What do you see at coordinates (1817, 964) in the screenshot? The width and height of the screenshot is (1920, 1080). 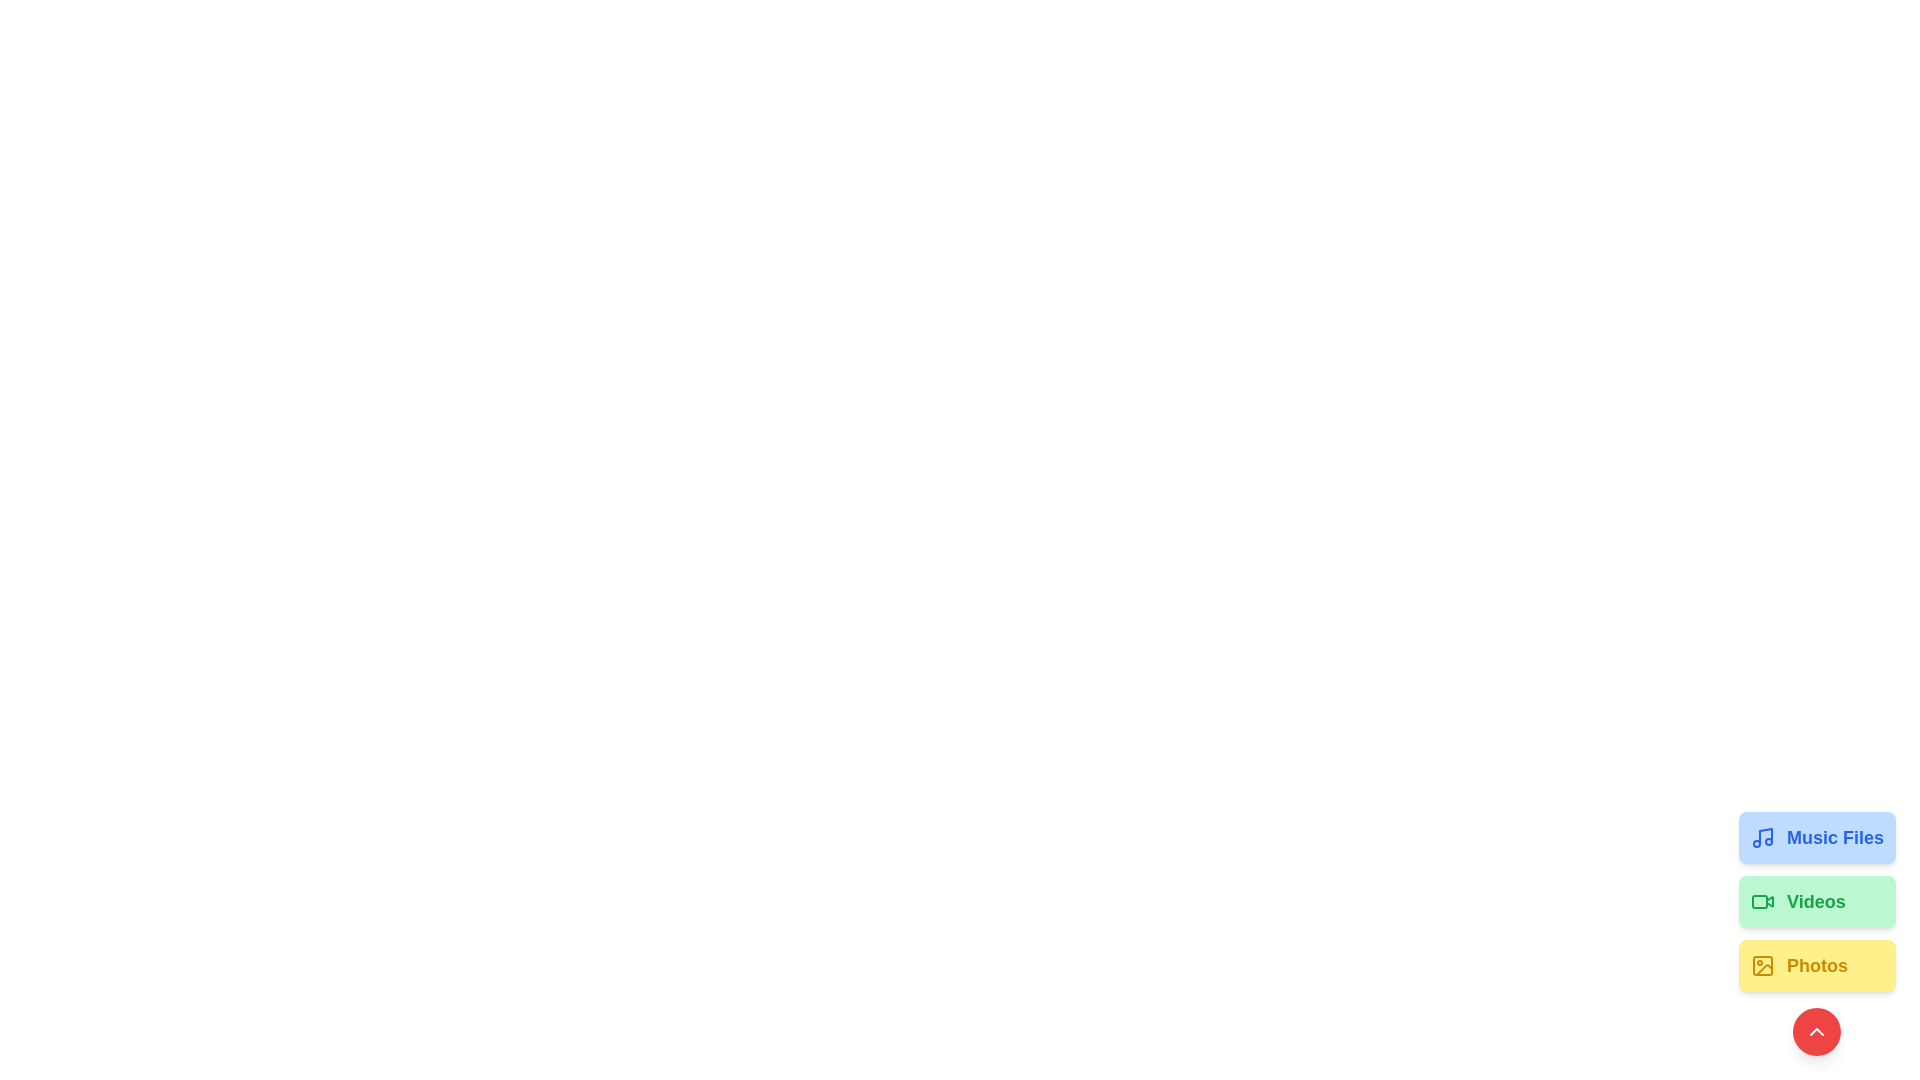 I see `the 'Photos' button` at bounding box center [1817, 964].